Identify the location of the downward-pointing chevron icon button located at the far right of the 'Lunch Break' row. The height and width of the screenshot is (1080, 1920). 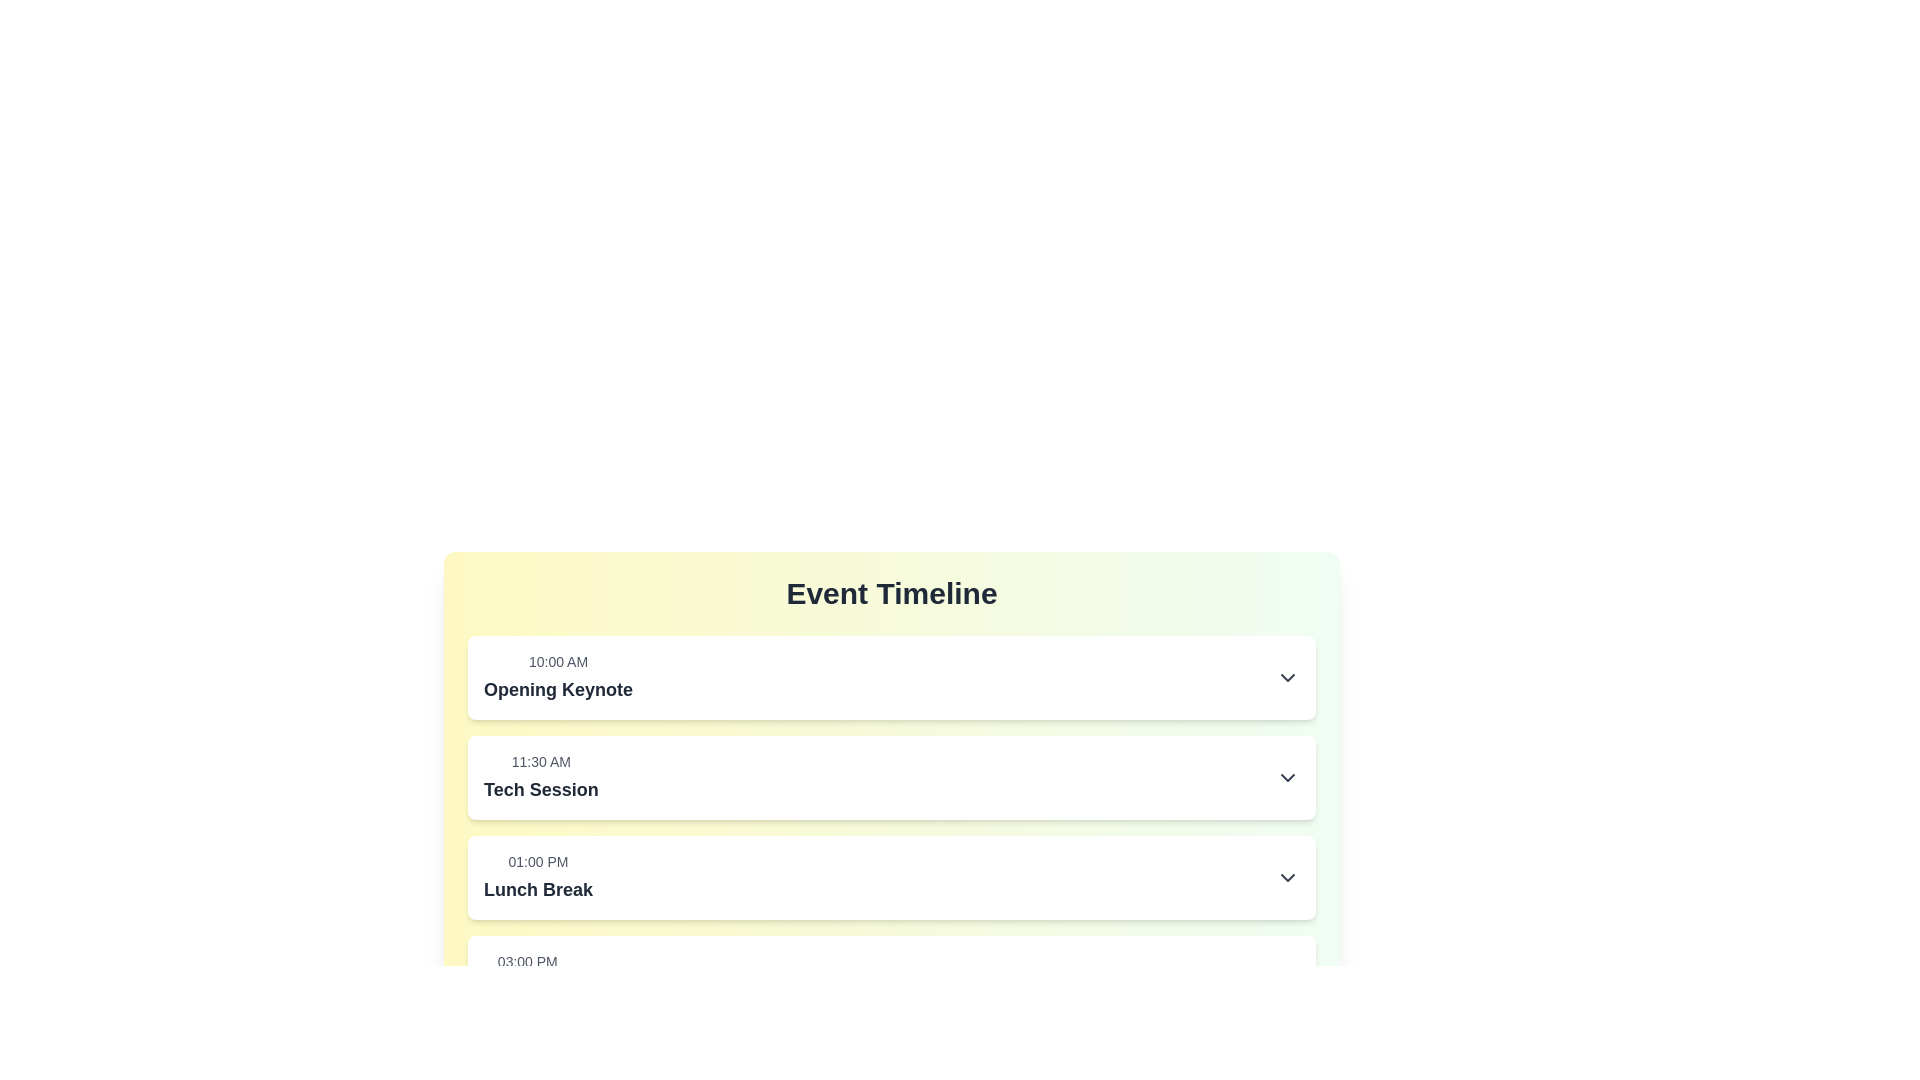
(1287, 877).